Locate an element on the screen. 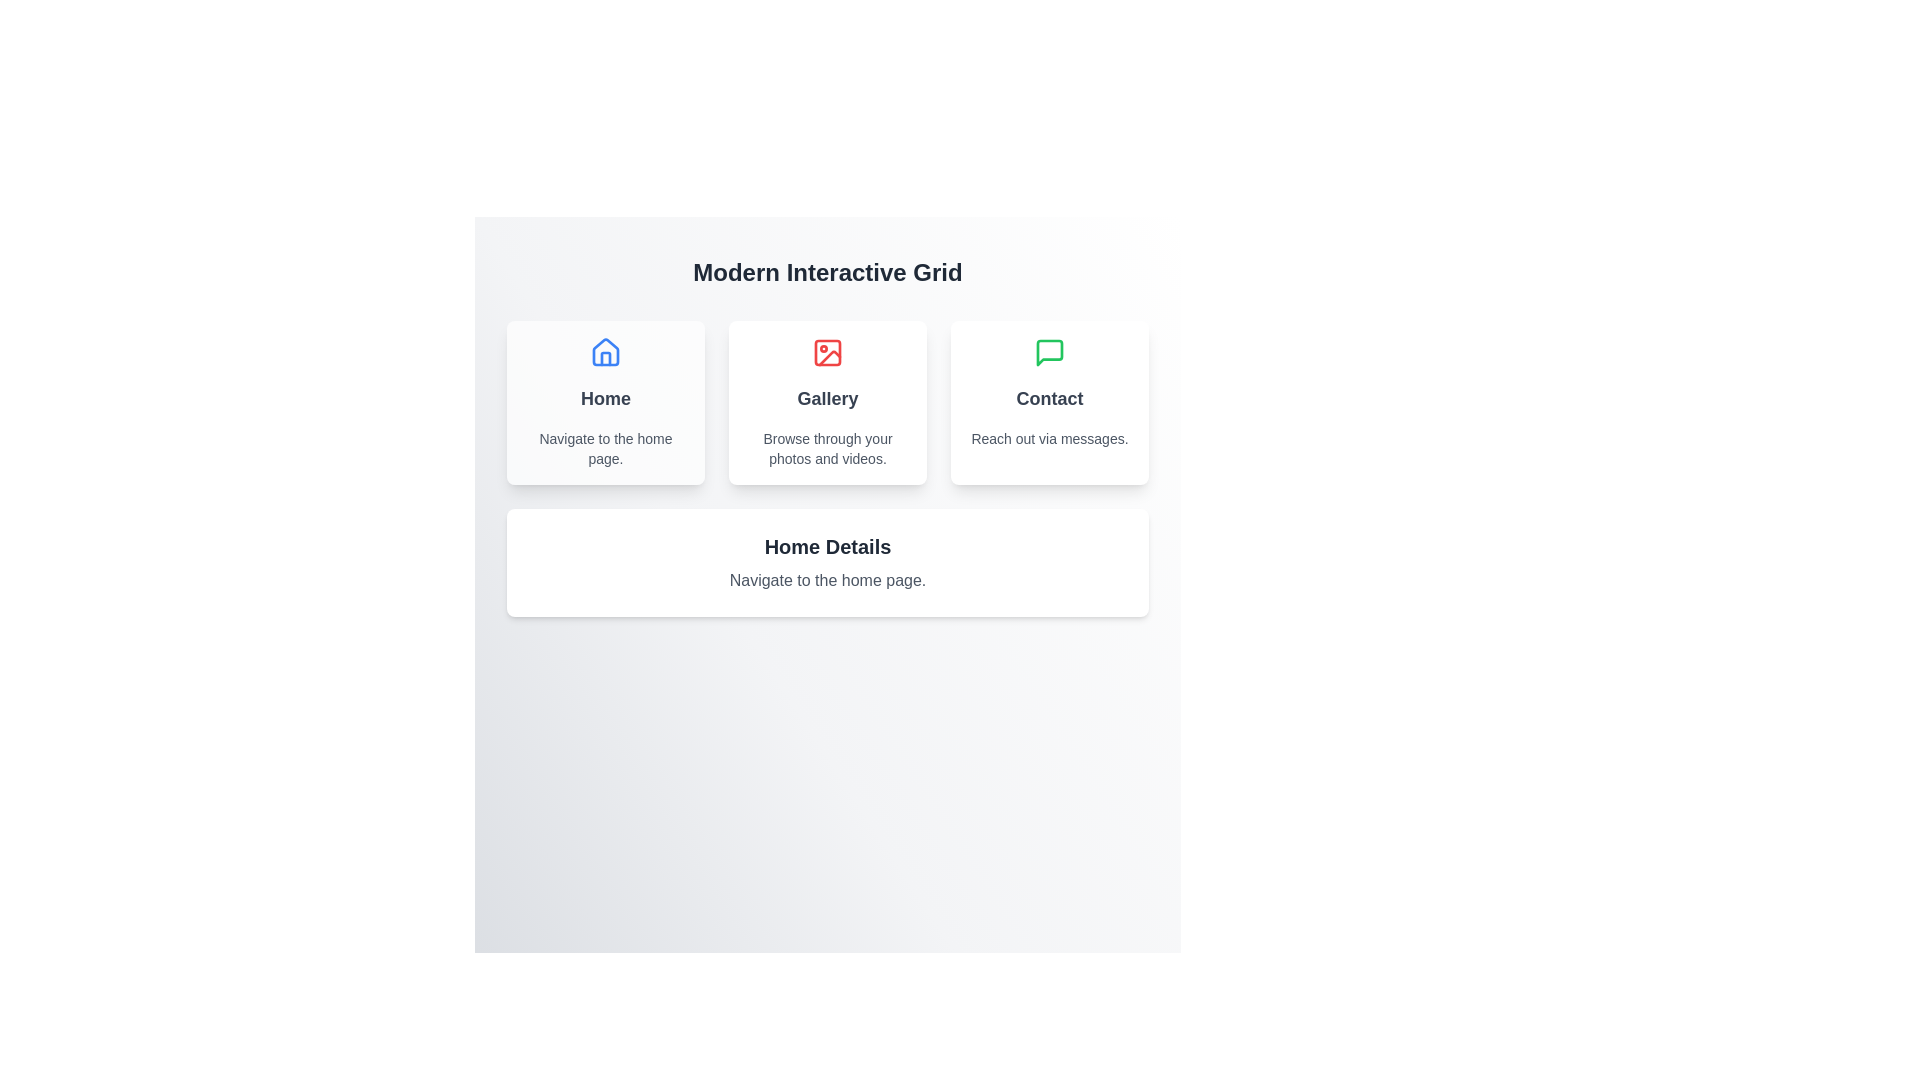  text content of the 'Home' label, which is displayed in a large, bold font in dark gray color, located in the top-left corner of a card structure within a grid layout is located at coordinates (604, 398).